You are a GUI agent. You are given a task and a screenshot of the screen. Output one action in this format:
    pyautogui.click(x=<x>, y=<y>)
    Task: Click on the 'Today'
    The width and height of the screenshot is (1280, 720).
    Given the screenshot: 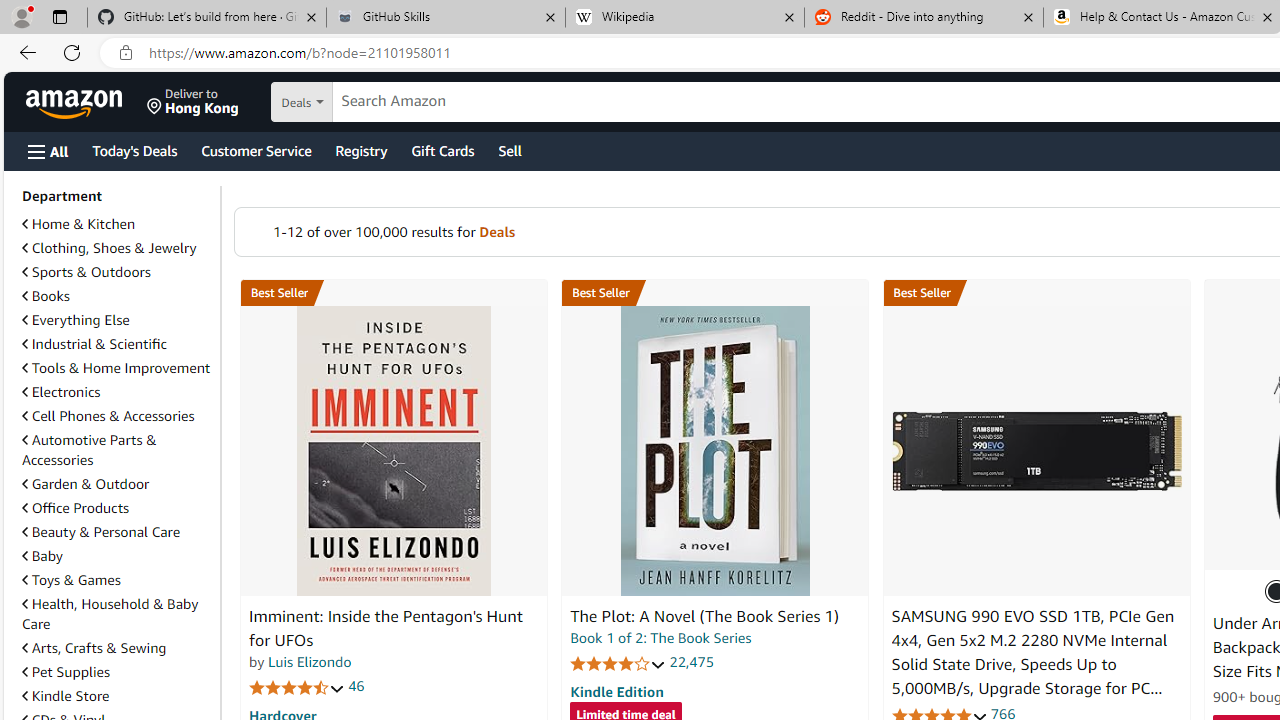 What is the action you would take?
    pyautogui.click(x=133, y=149)
    